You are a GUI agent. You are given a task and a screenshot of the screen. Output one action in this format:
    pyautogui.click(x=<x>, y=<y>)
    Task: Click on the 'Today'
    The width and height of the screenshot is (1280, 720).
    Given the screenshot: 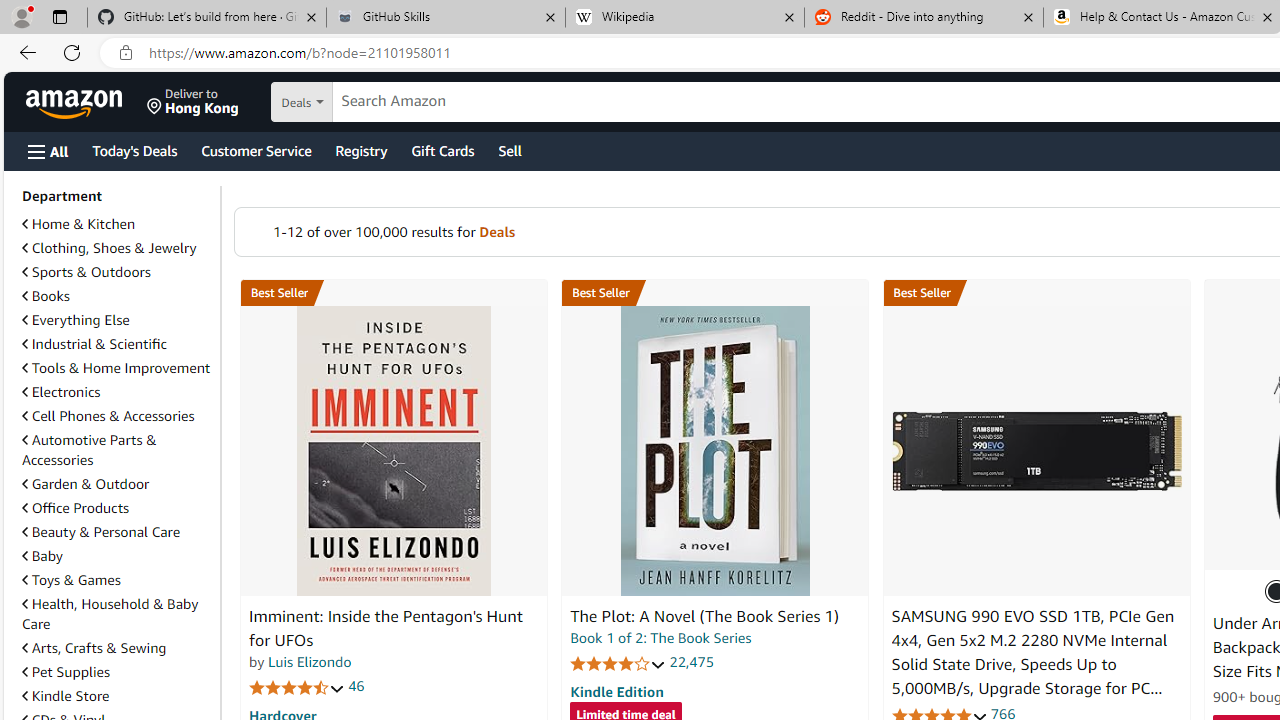 What is the action you would take?
    pyautogui.click(x=133, y=149)
    